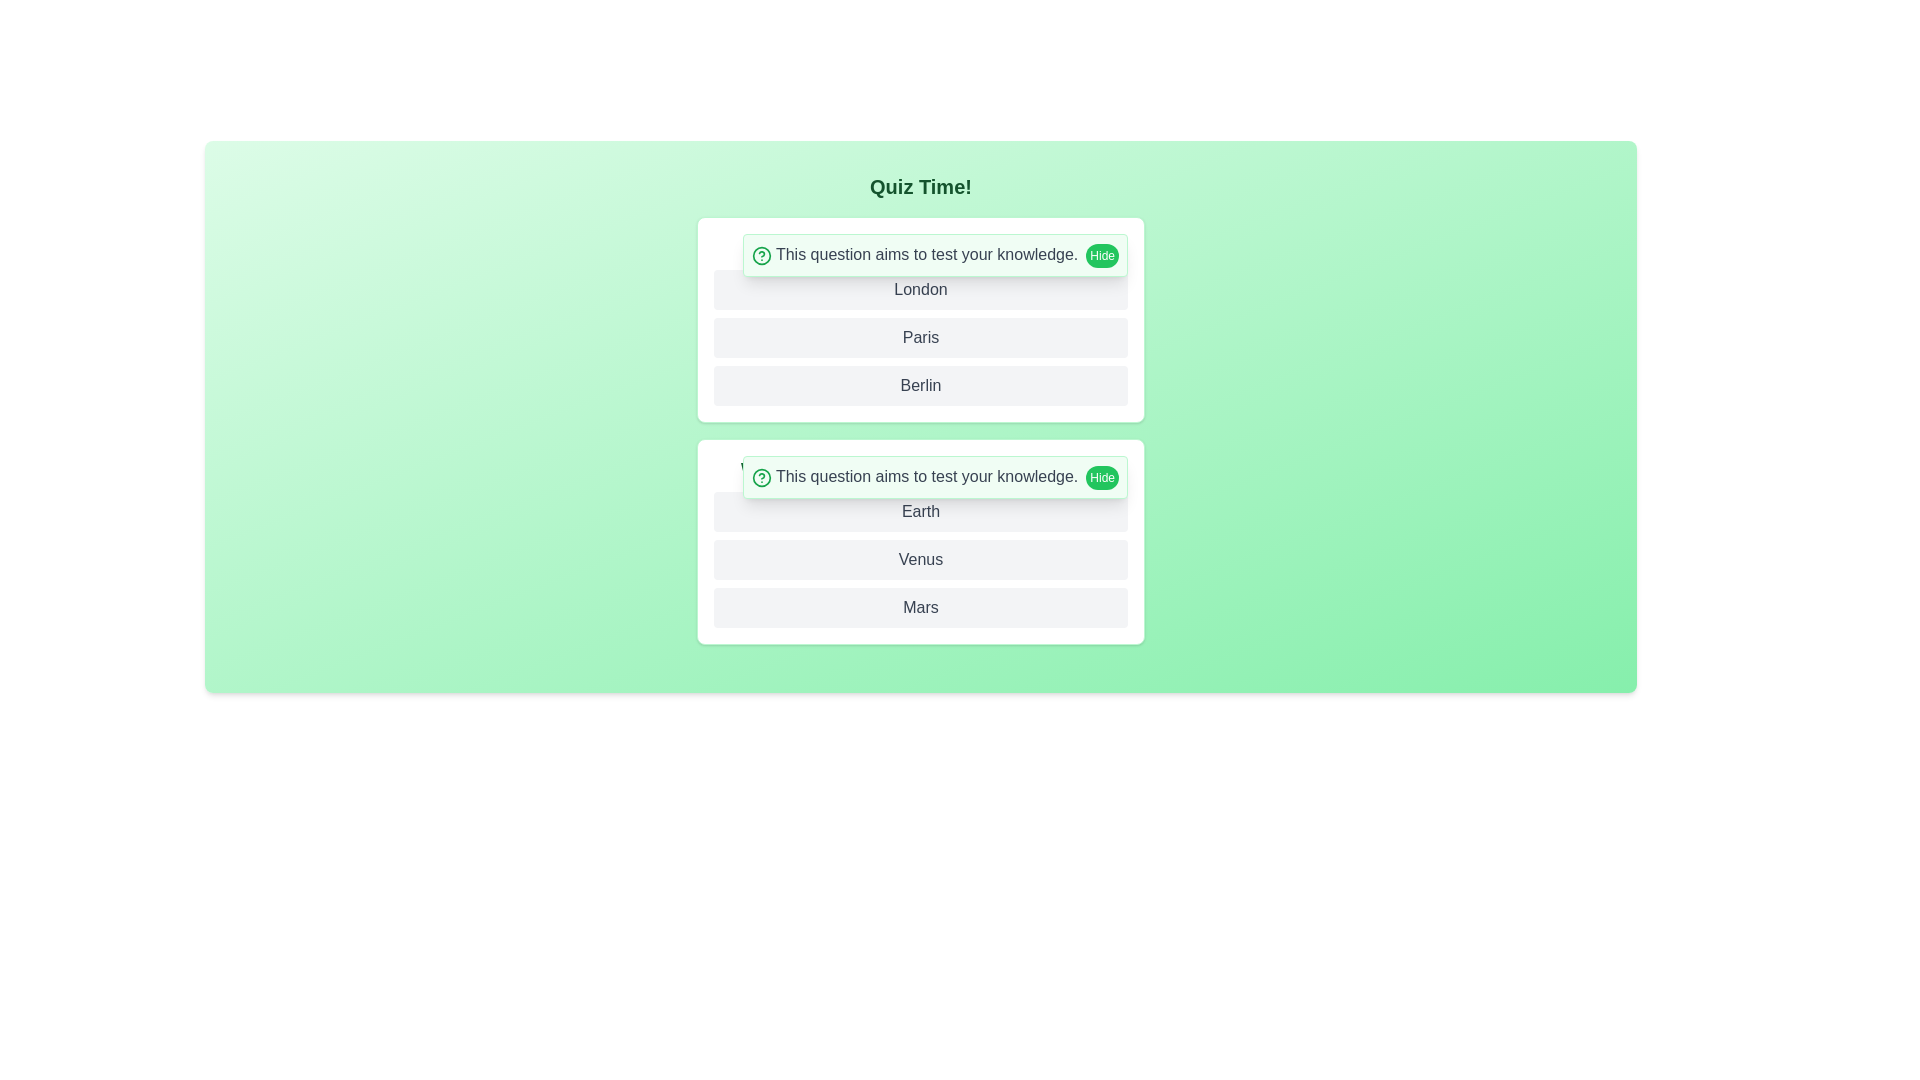 The height and width of the screenshot is (1080, 1920). Describe the element at coordinates (920, 607) in the screenshot. I see `the 'Mars' button, which is the third option in a vertically stacked group of three elements under a quiz question` at that location.